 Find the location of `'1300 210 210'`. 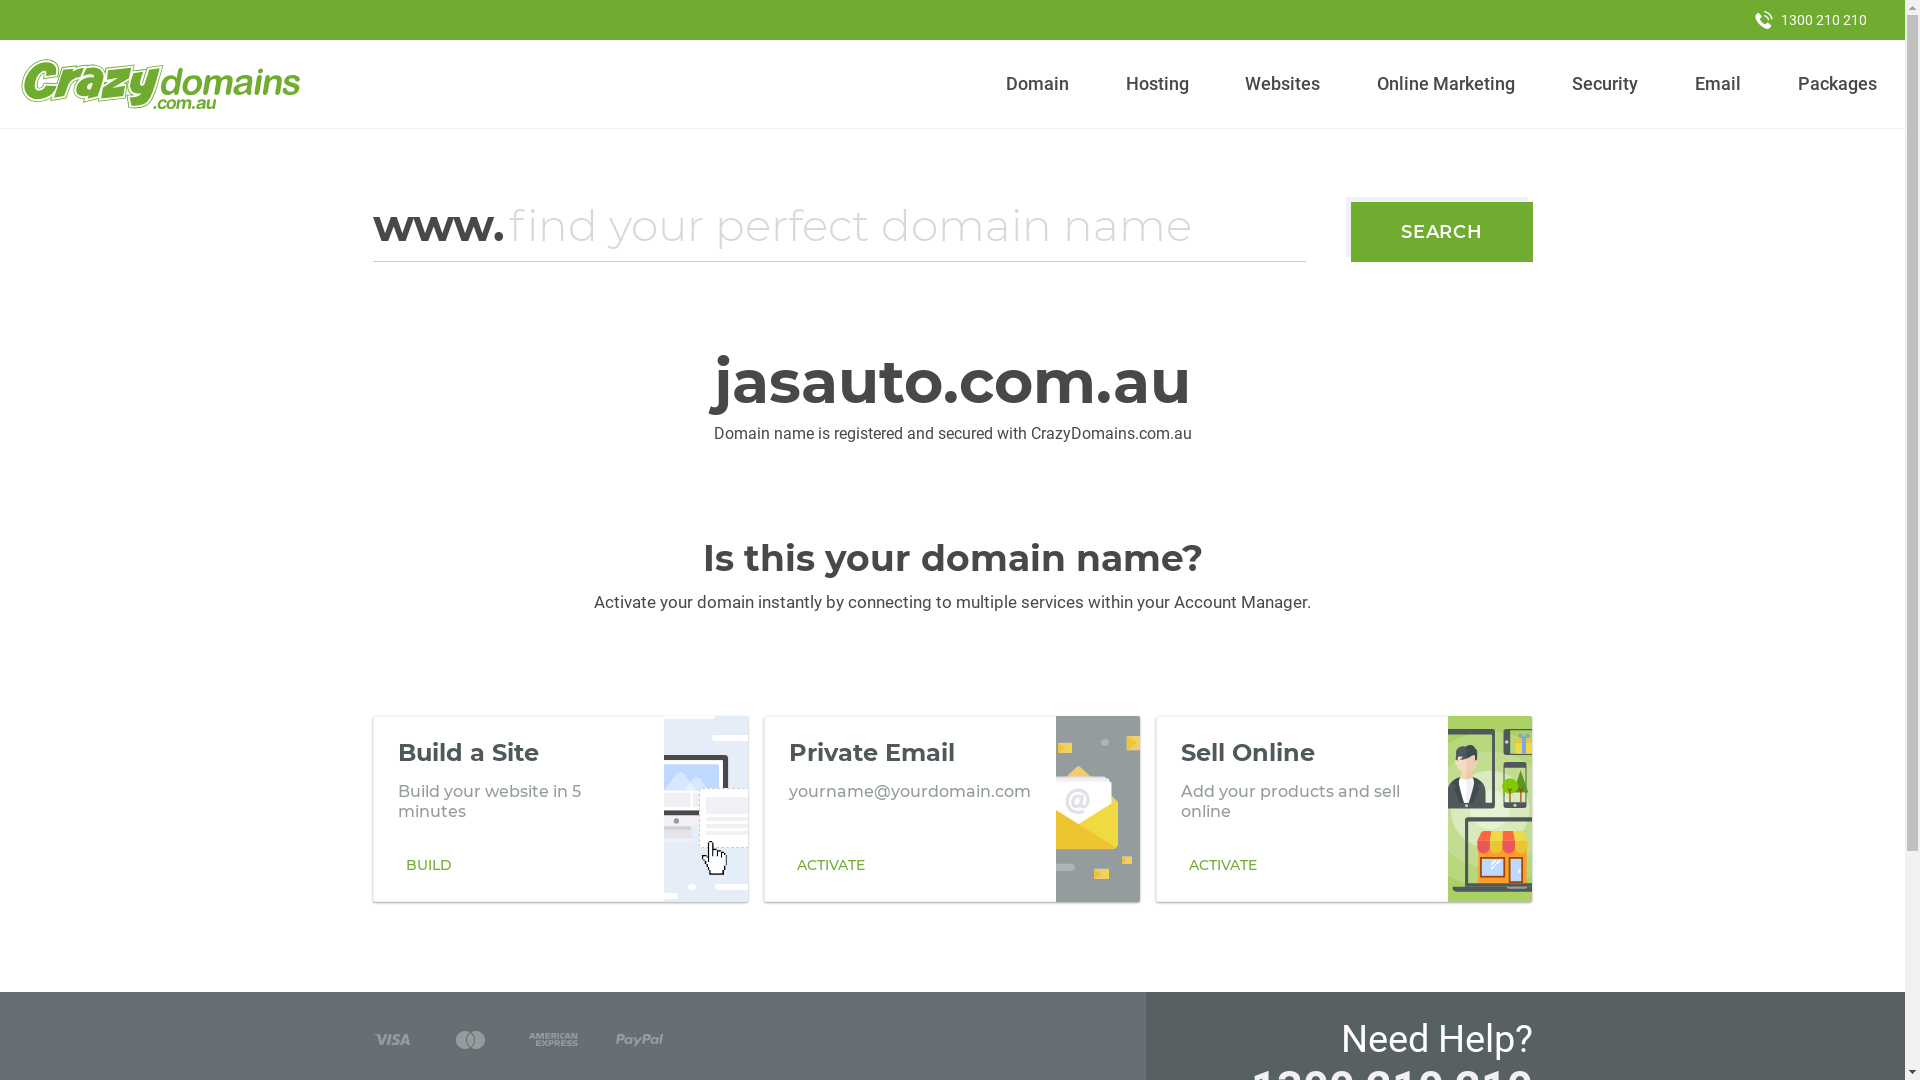

'1300 210 210' is located at coordinates (1736, 19).